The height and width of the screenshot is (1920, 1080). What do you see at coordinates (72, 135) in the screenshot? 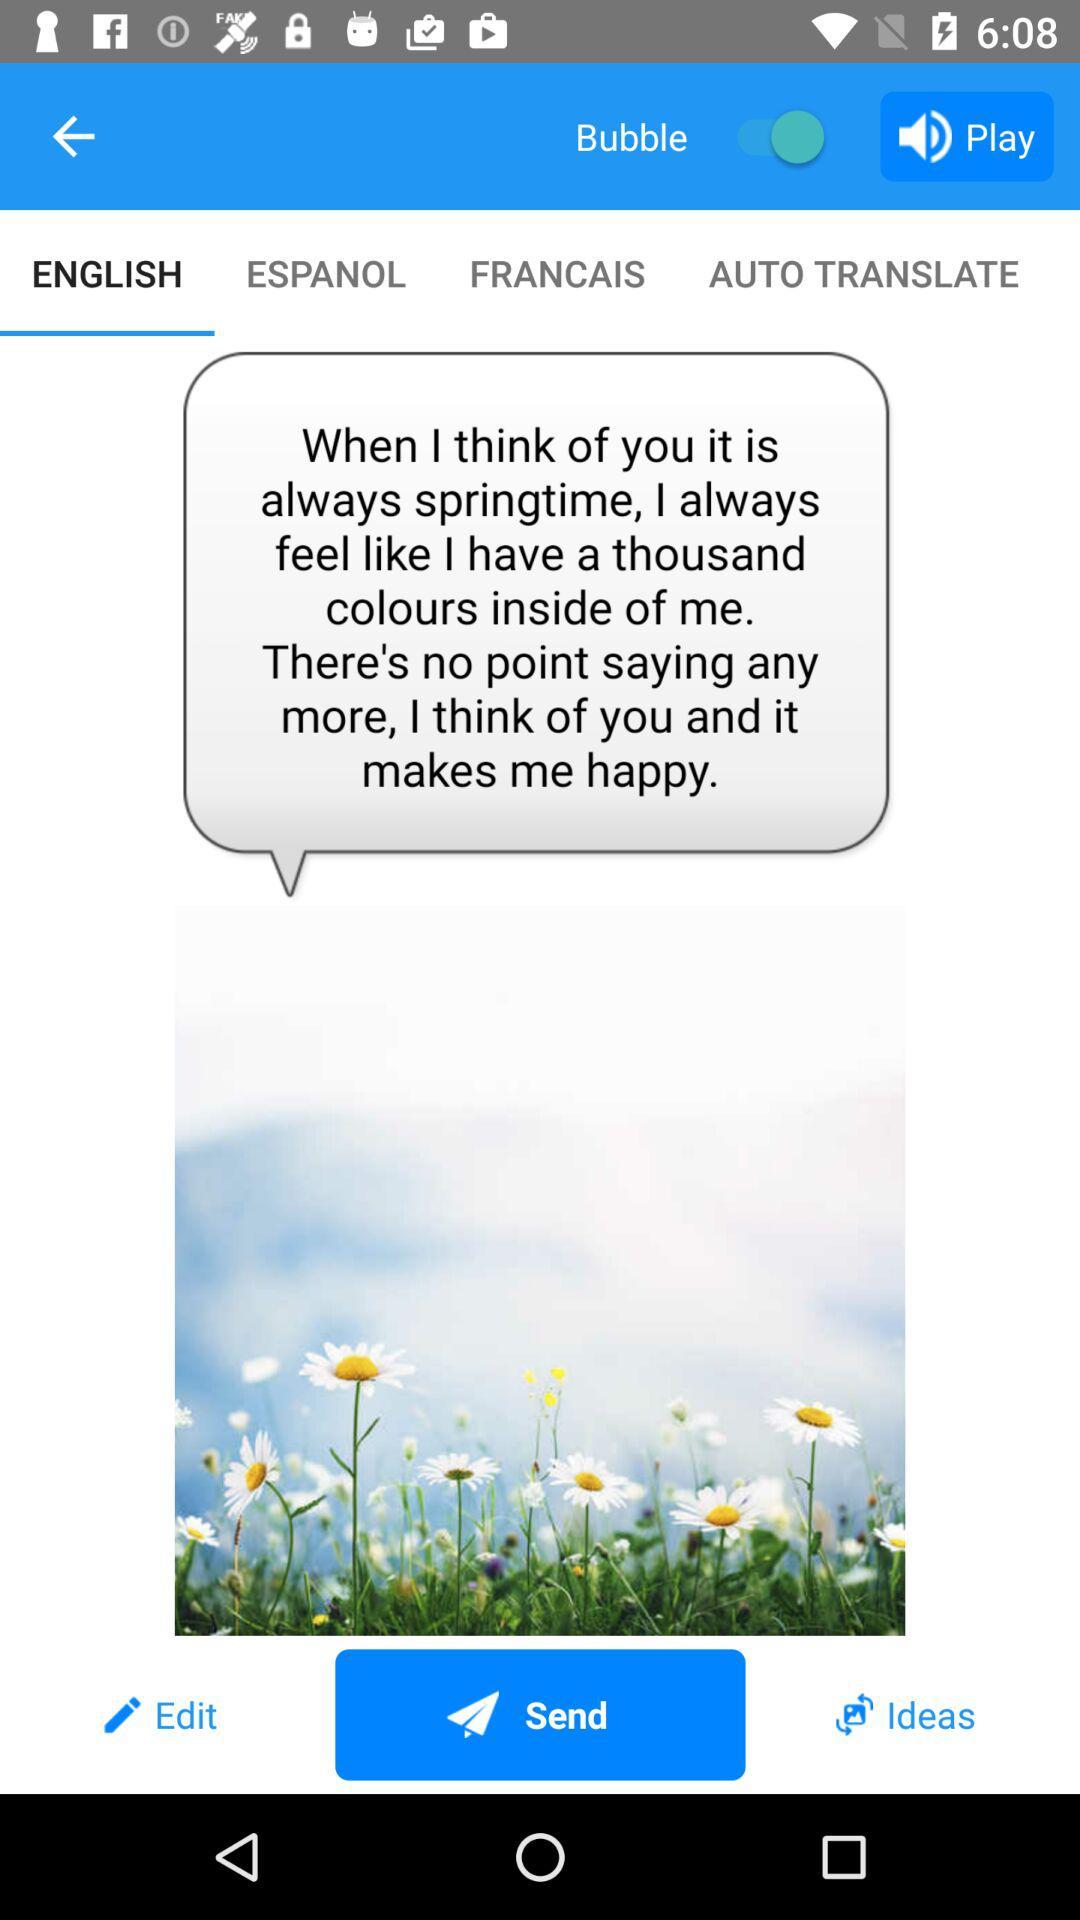
I see `item to the left of the bubble icon` at bounding box center [72, 135].